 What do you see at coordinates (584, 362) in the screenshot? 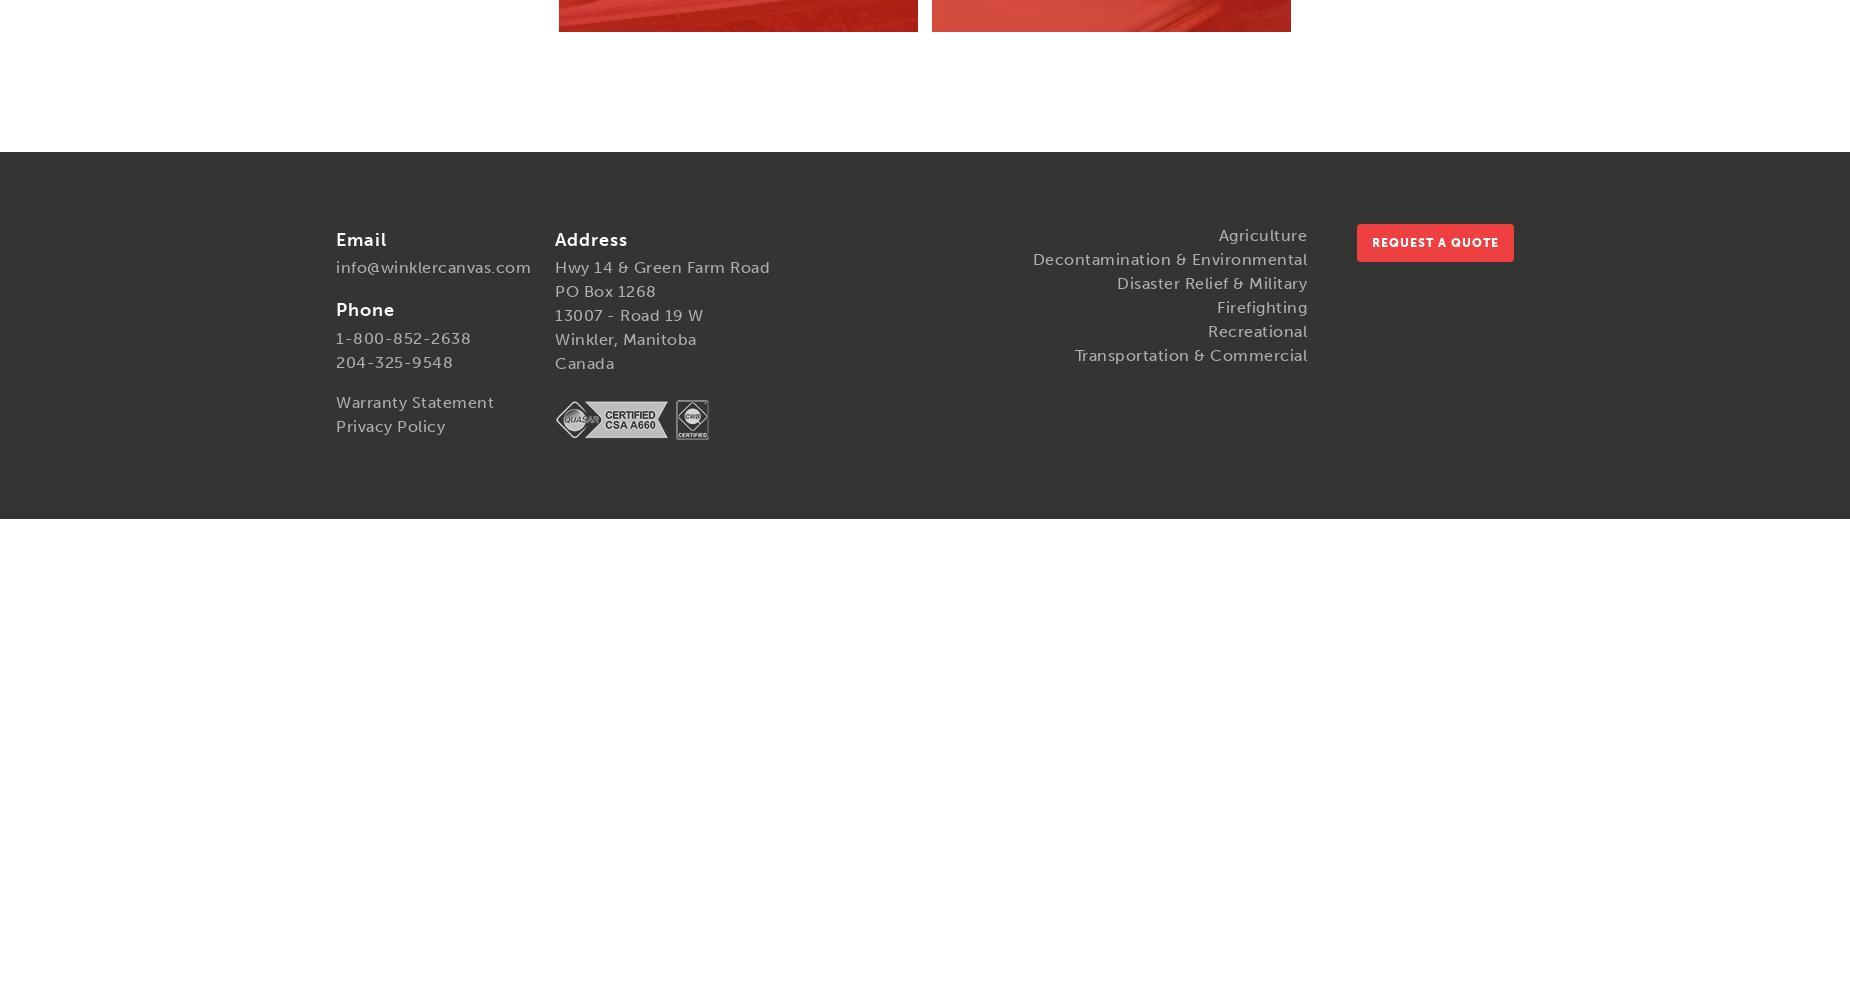
I see `'Canada'` at bounding box center [584, 362].